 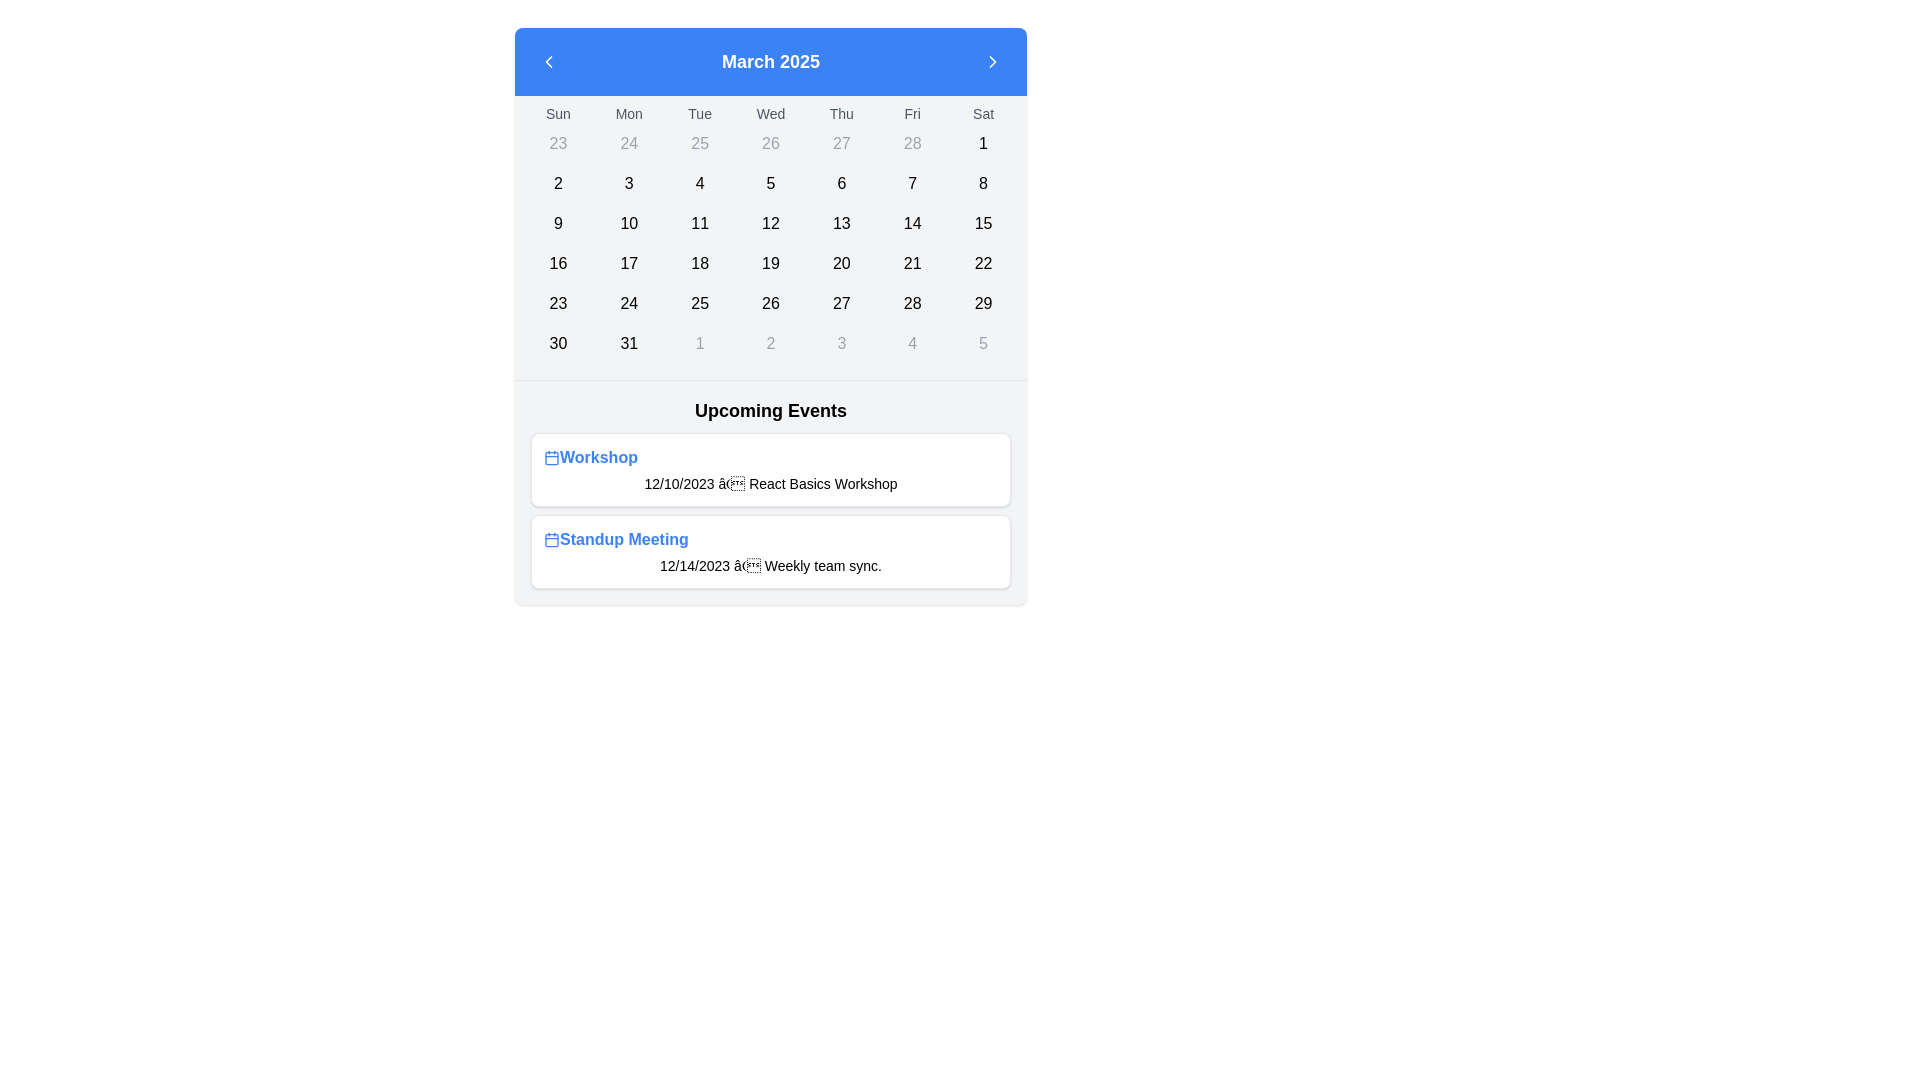 What do you see at coordinates (558, 304) in the screenshot?
I see `the calendar date cell displaying '23' in the March 2025 month view` at bounding box center [558, 304].